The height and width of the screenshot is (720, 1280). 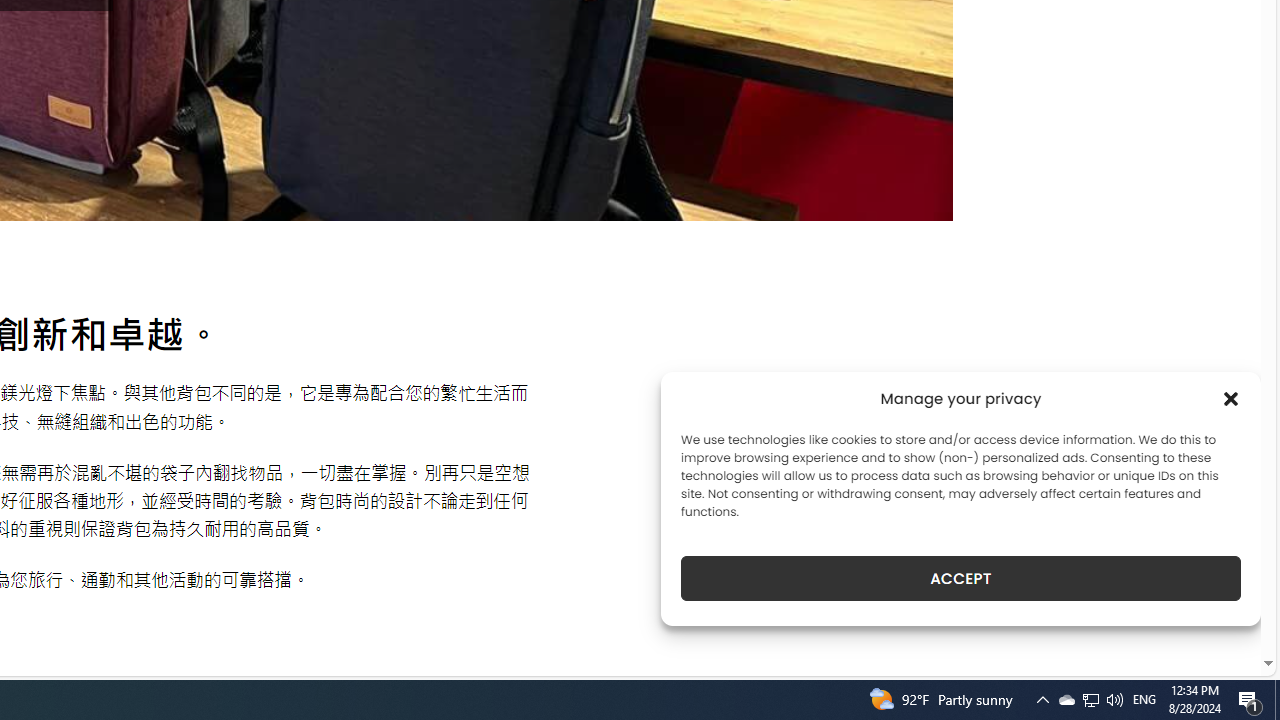 What do you see at coordinates (961, 578) in the screenshot?
I see `'ACCEPT'` at bounding box center [961, 578].